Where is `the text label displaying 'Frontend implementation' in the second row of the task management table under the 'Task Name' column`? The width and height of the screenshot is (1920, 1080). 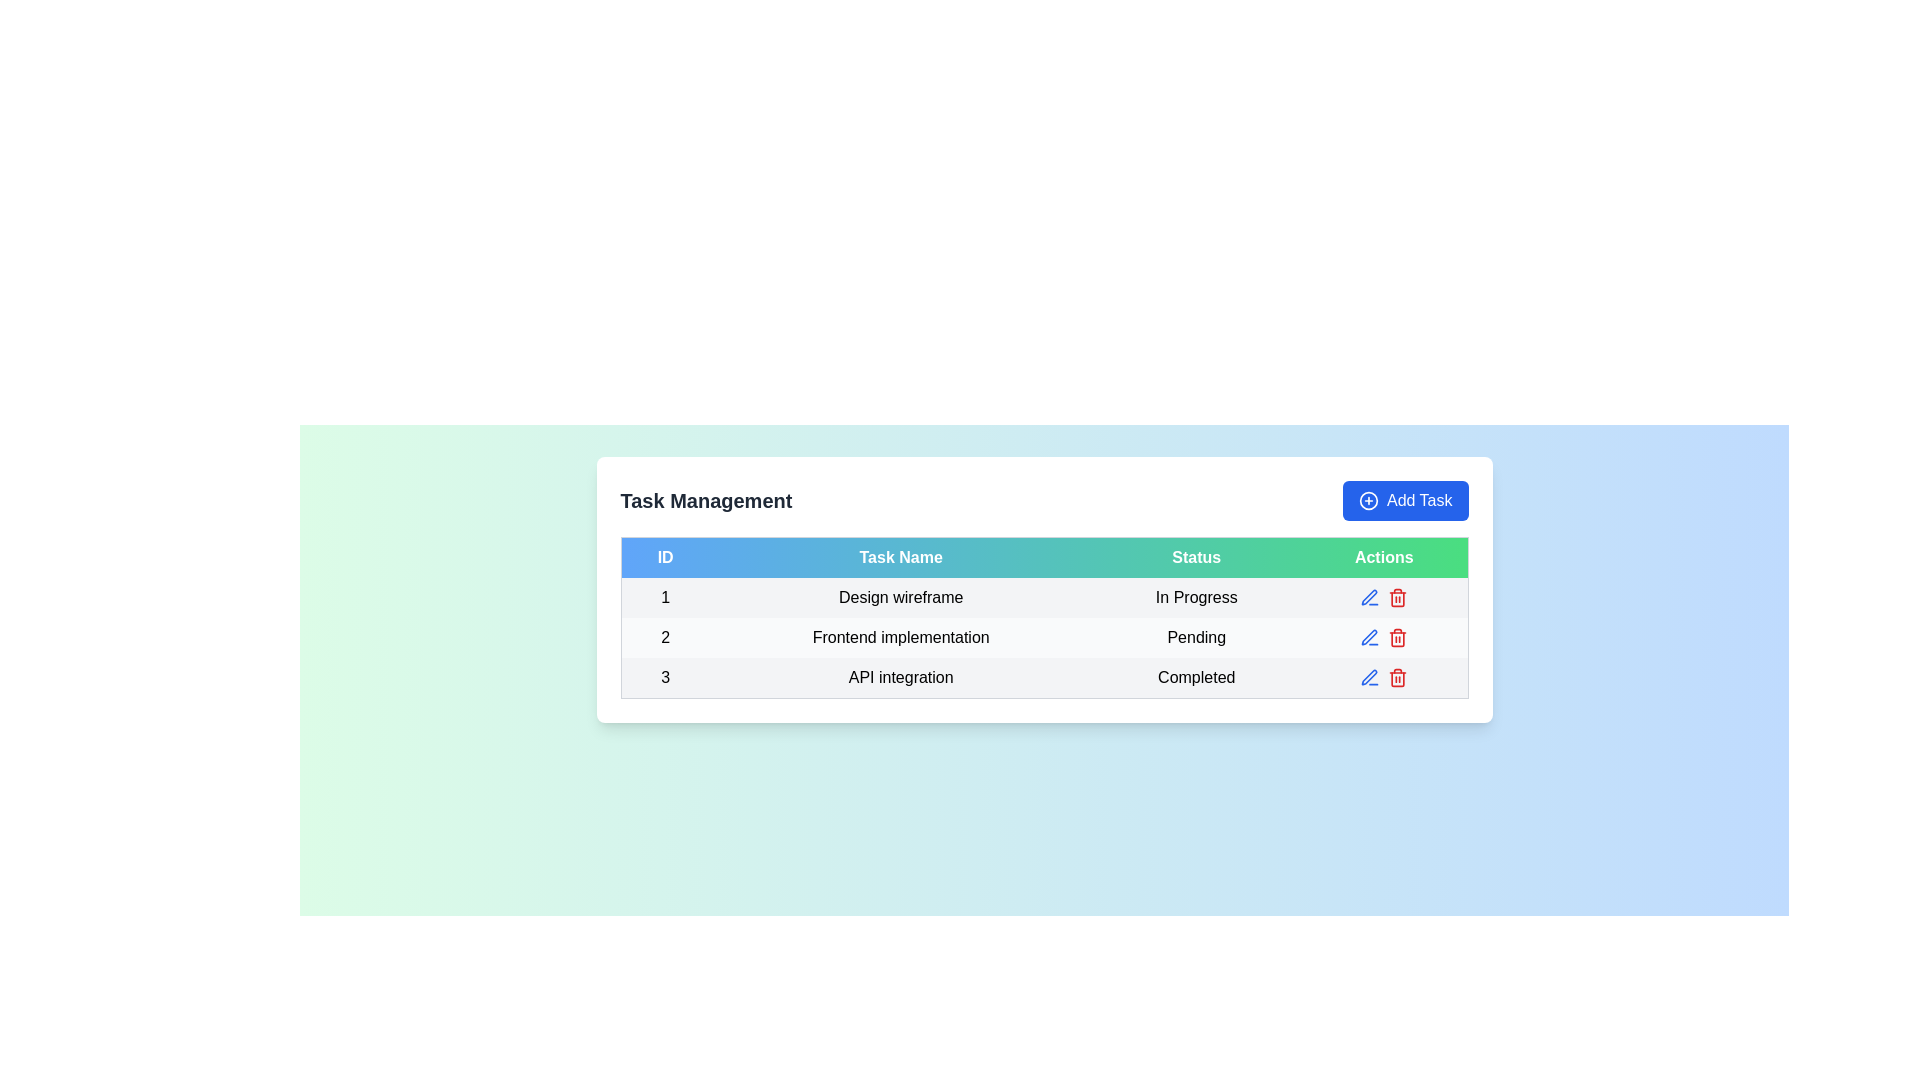 the text label displaying 'Frontend implementation' in the second row of the task management table under the 'Task Name' column is located at coordinates (900, 637).